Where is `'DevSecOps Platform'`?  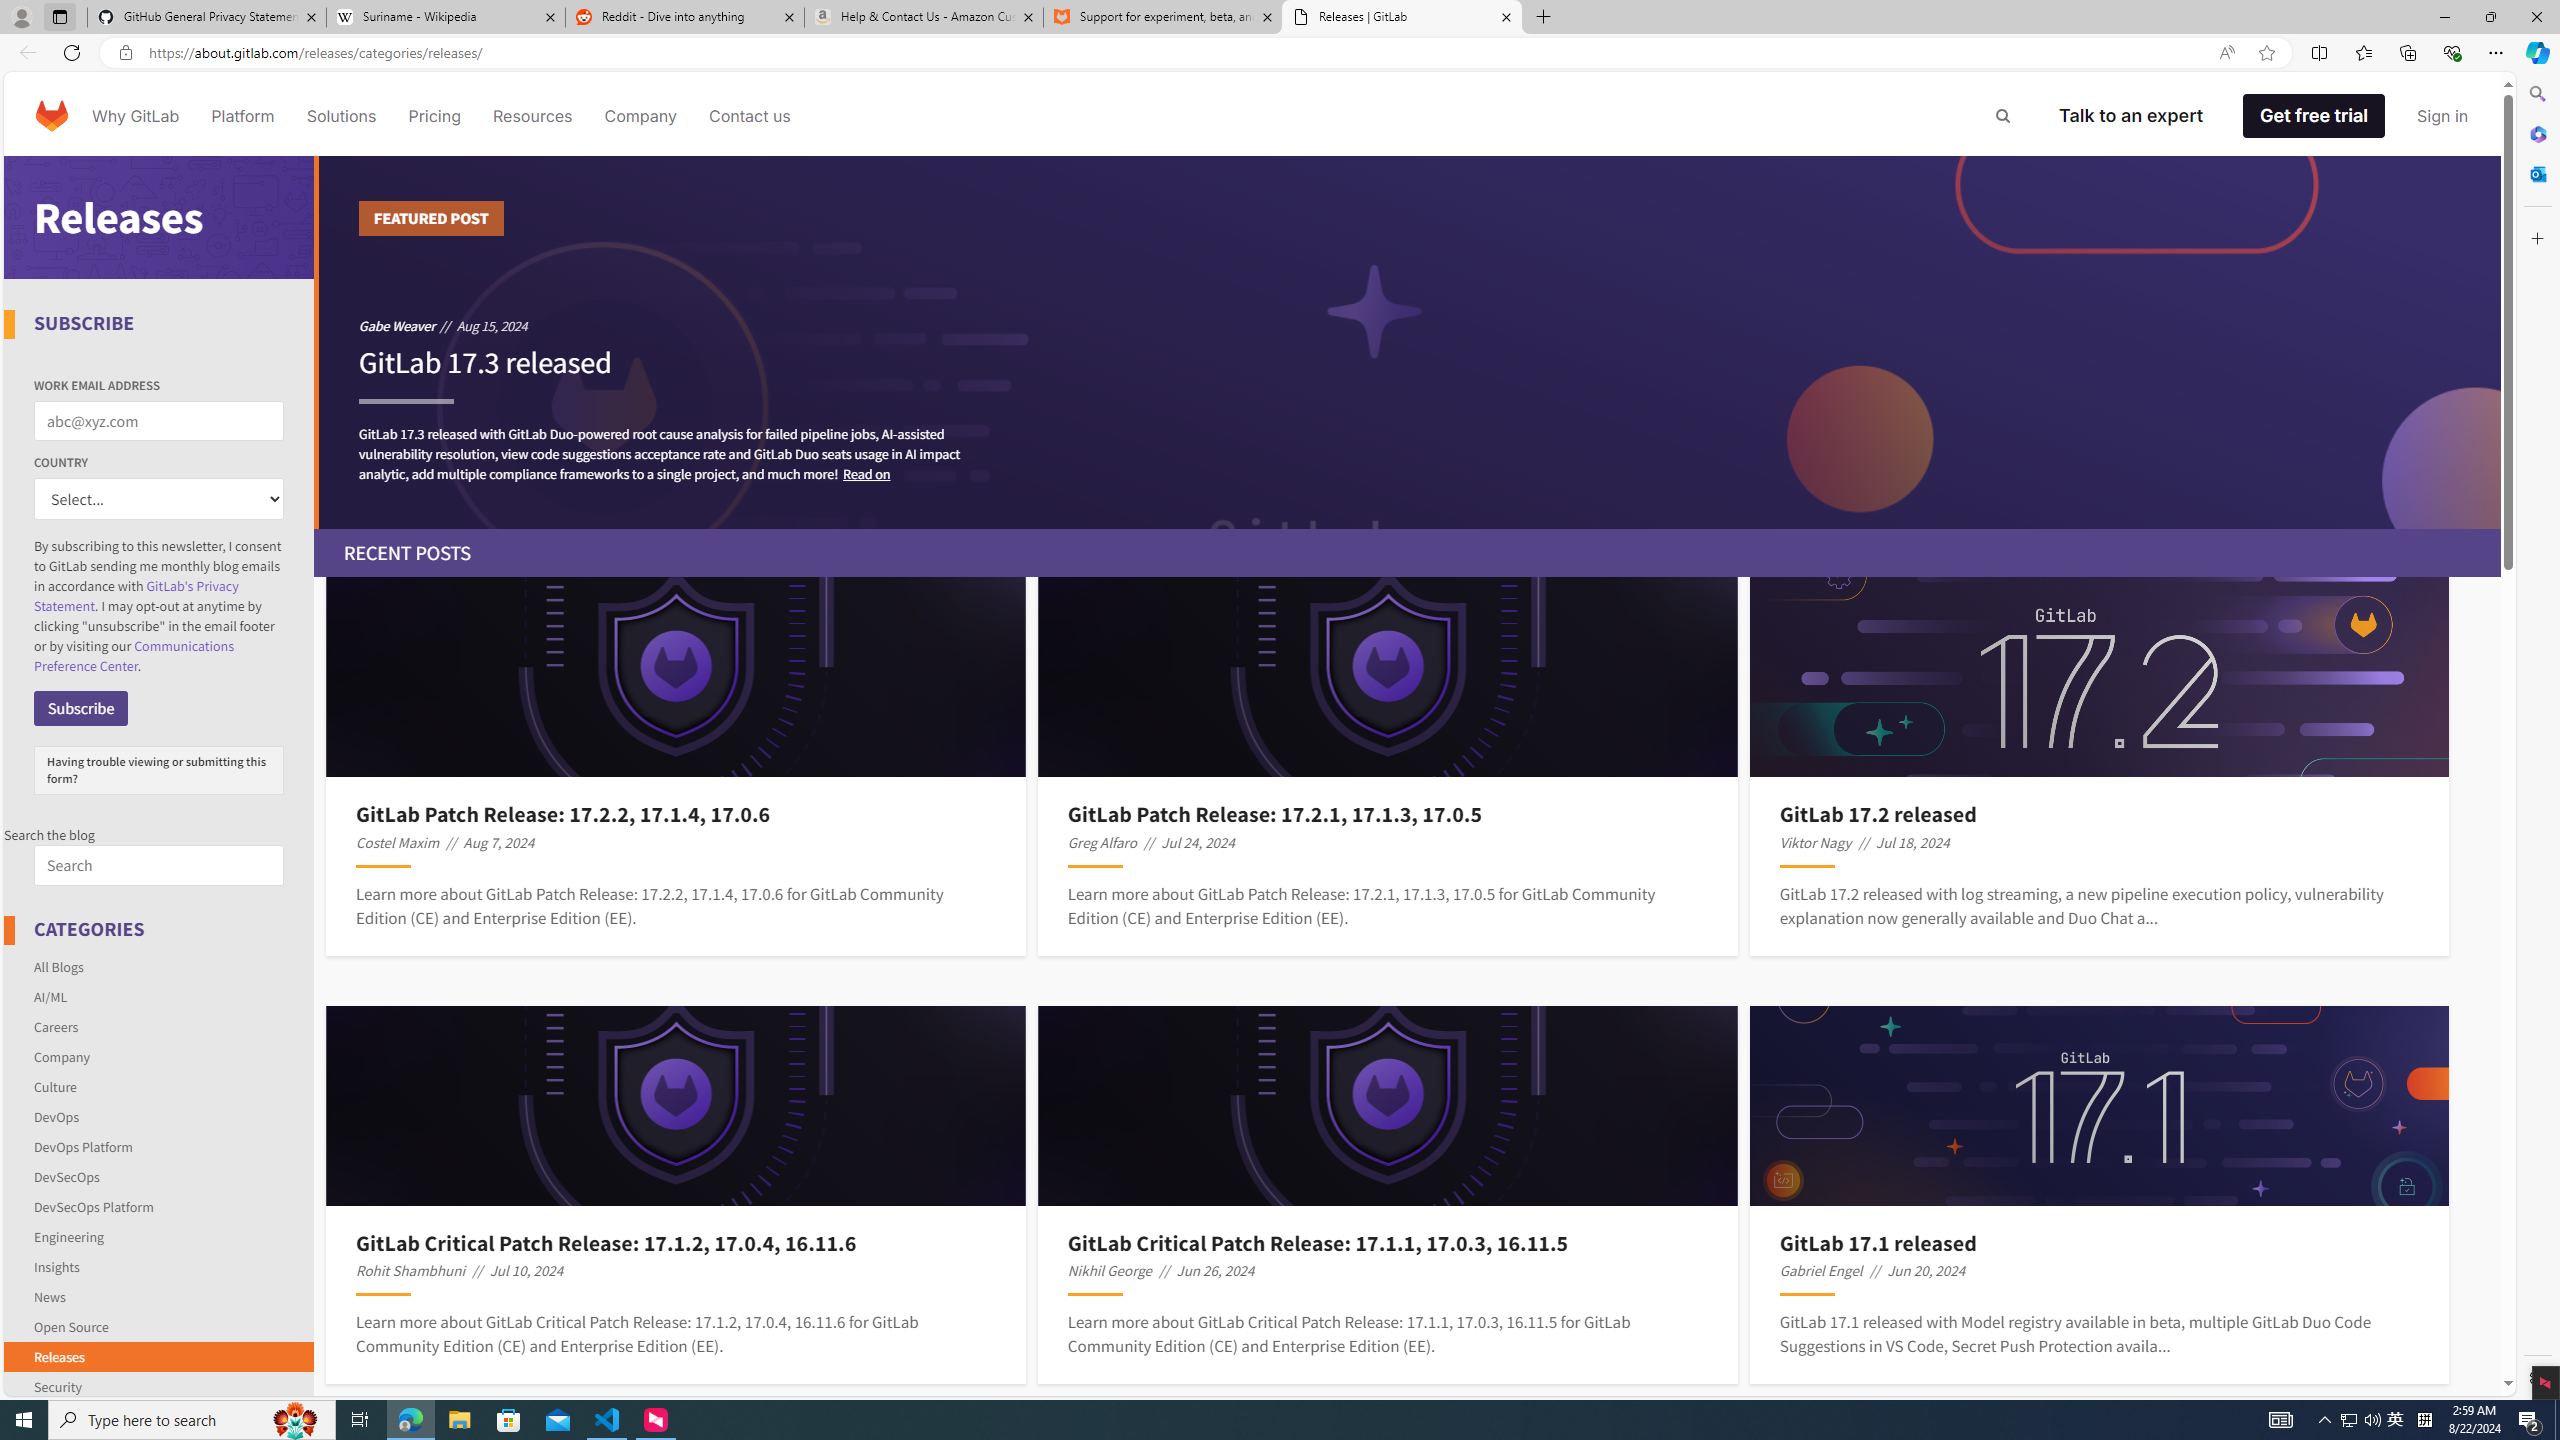 'DevSecOps Platform' is located at coordinates (93, 1206).